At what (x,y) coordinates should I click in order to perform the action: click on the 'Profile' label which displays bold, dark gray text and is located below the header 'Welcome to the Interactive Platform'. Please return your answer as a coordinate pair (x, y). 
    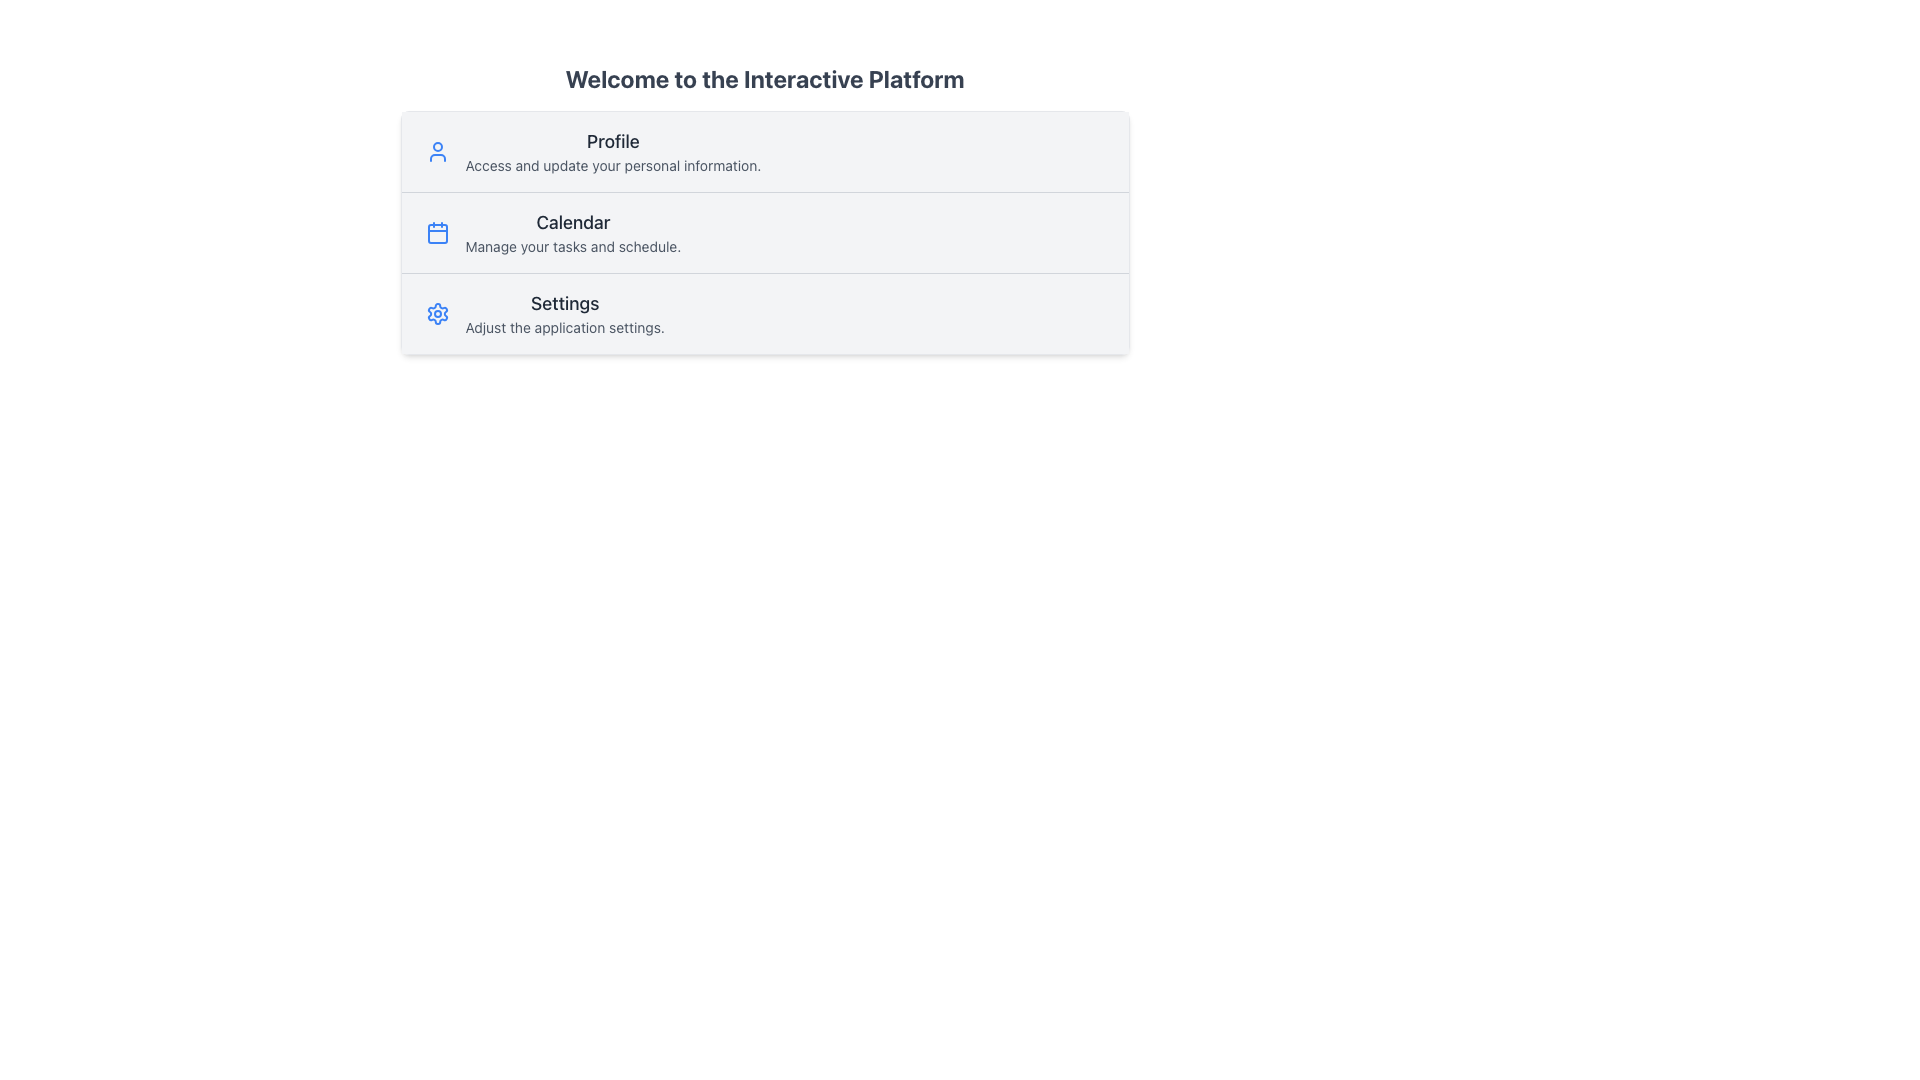
    Looking at the image, I should click on (612, 150).